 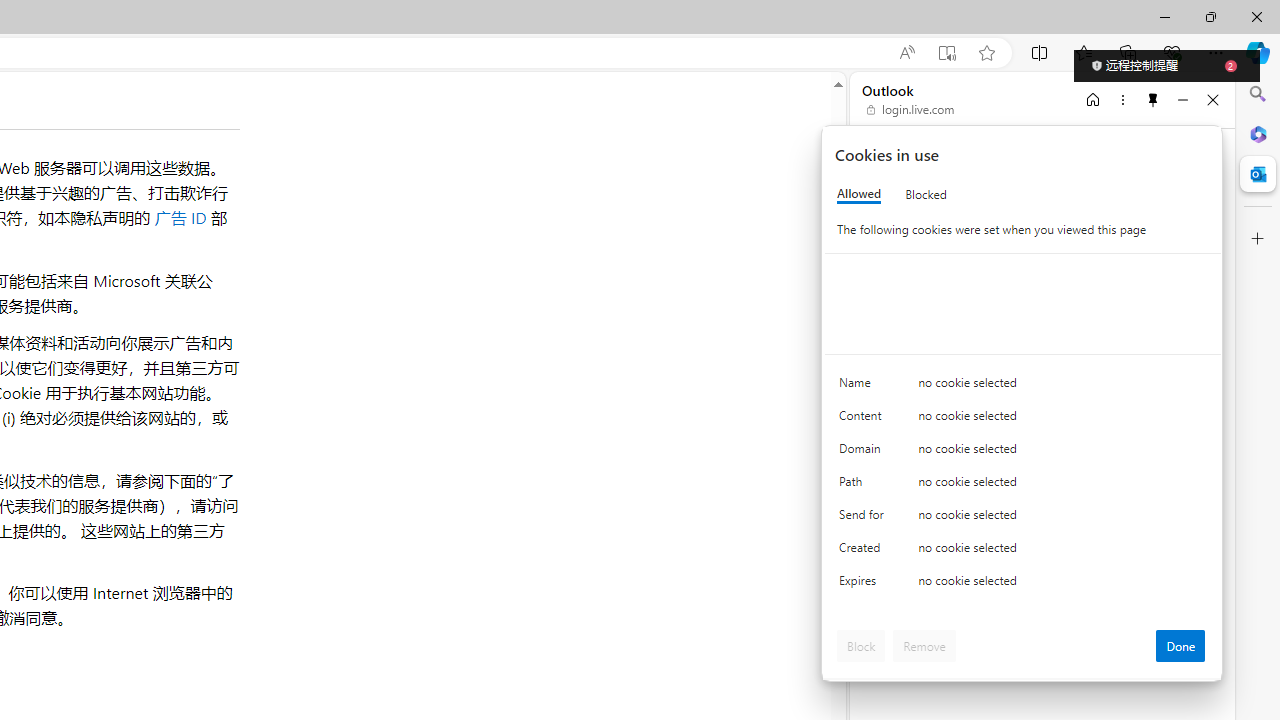 What do you see at coordinates (865, 486) in the screenshot?
I see `'Path'` at bounding box center [865, 486].